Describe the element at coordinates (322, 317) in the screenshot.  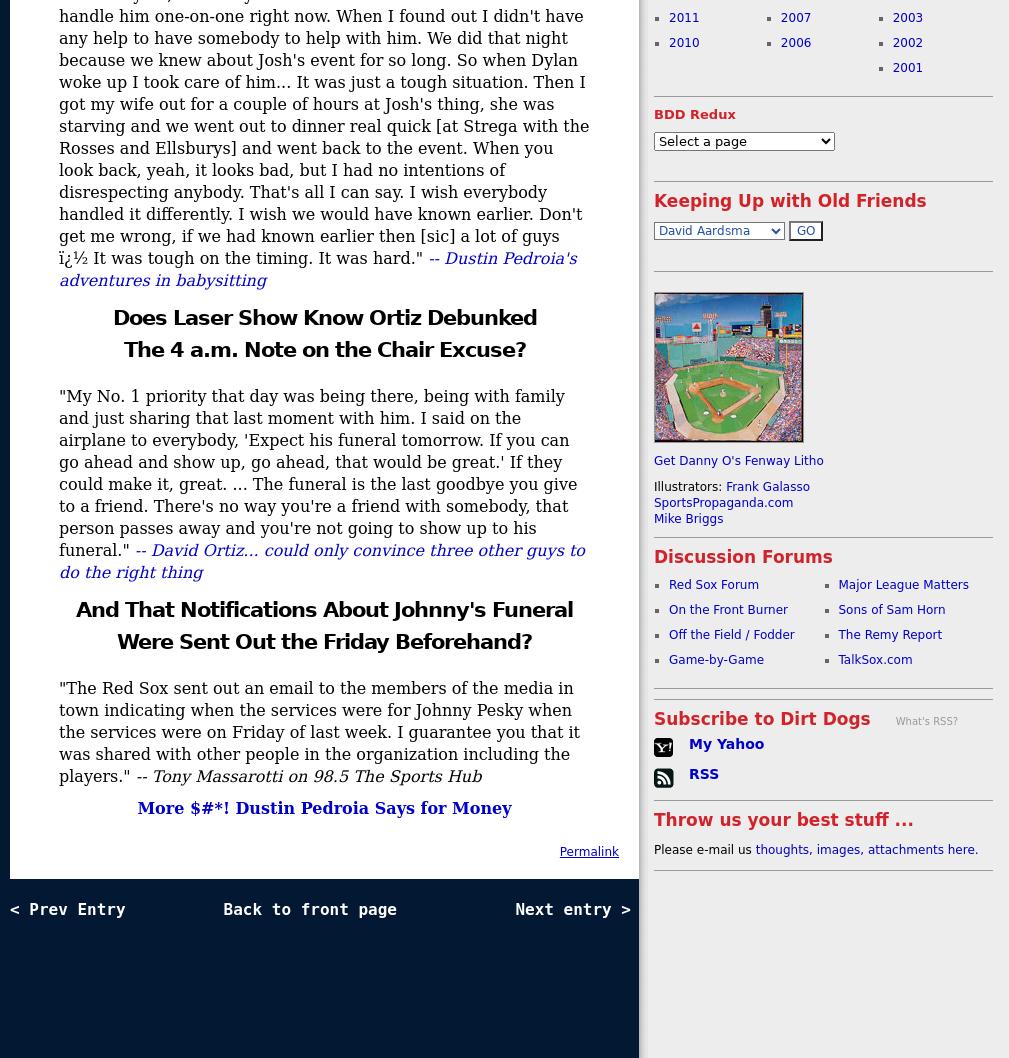
I see `'Does Laser Show Know Ortiz Debunked'` at that location.